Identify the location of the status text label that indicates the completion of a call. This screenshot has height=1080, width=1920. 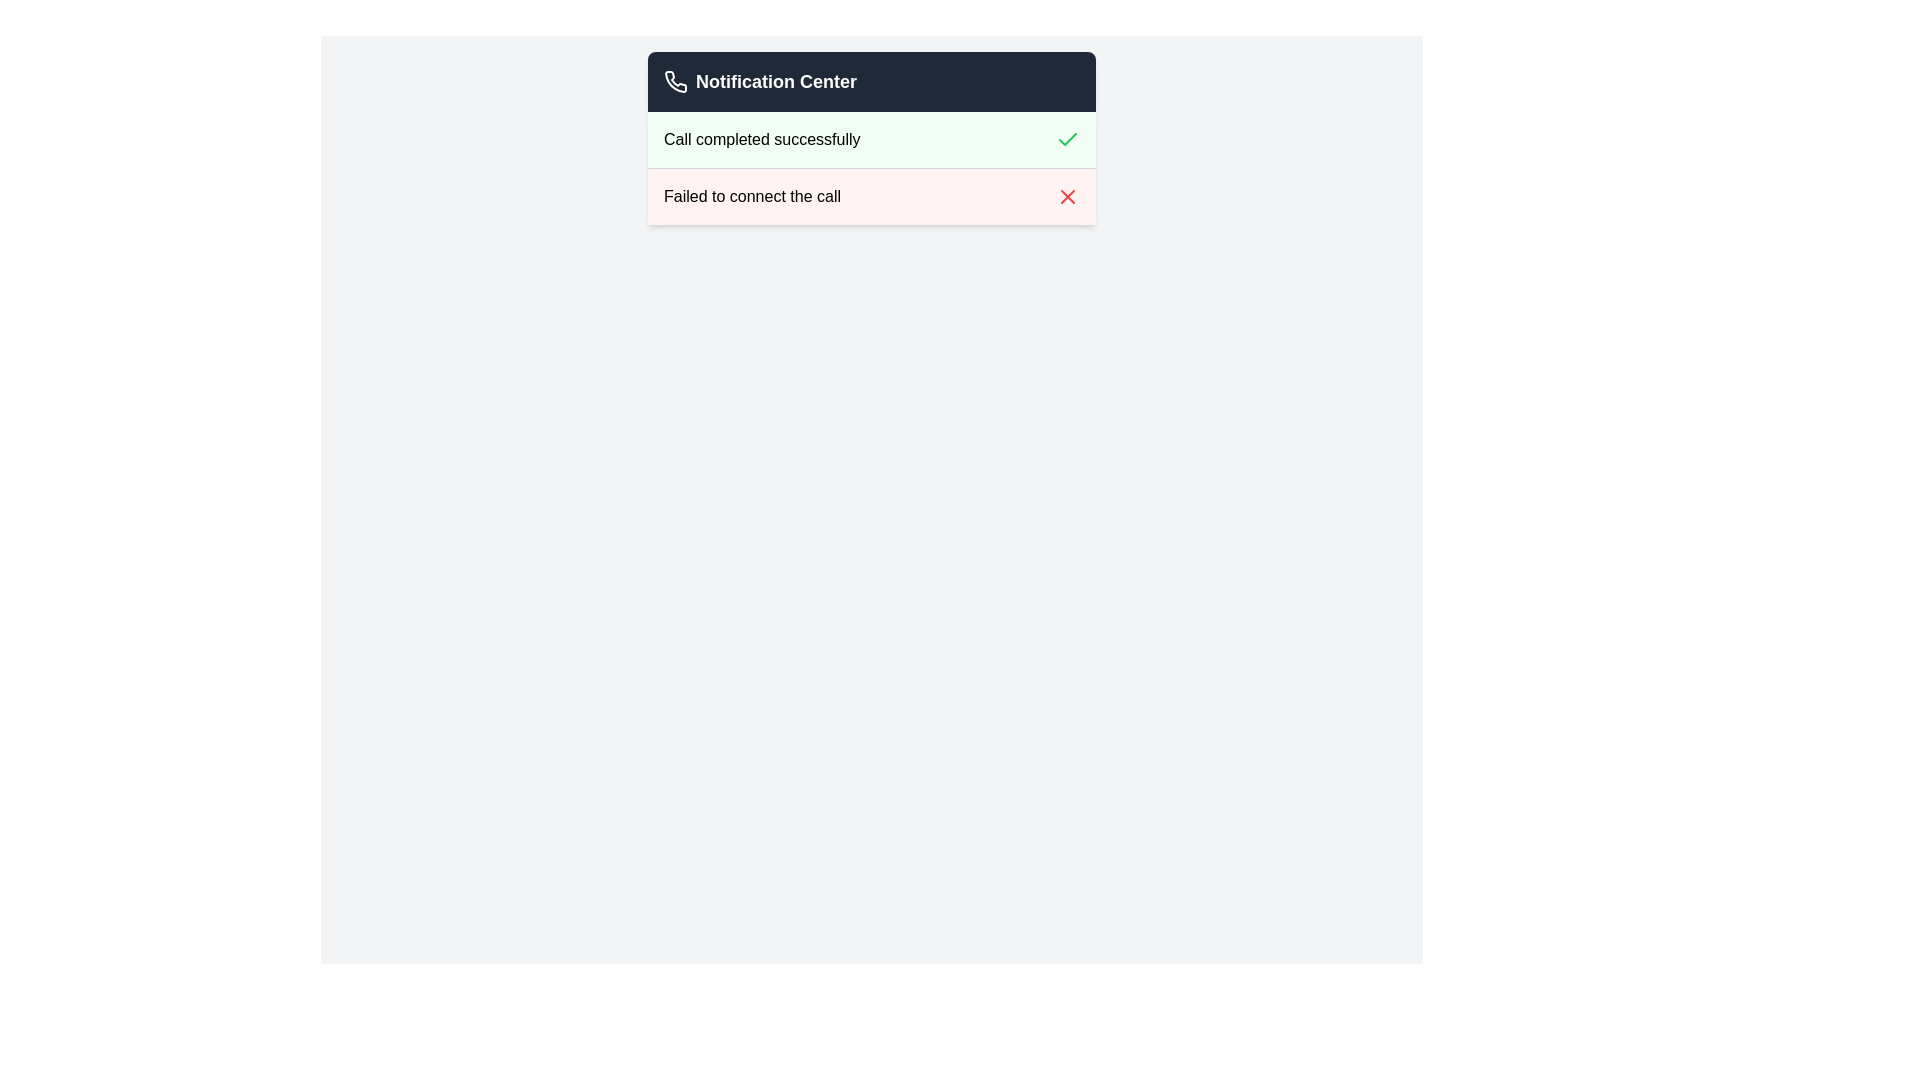
(761, 138).